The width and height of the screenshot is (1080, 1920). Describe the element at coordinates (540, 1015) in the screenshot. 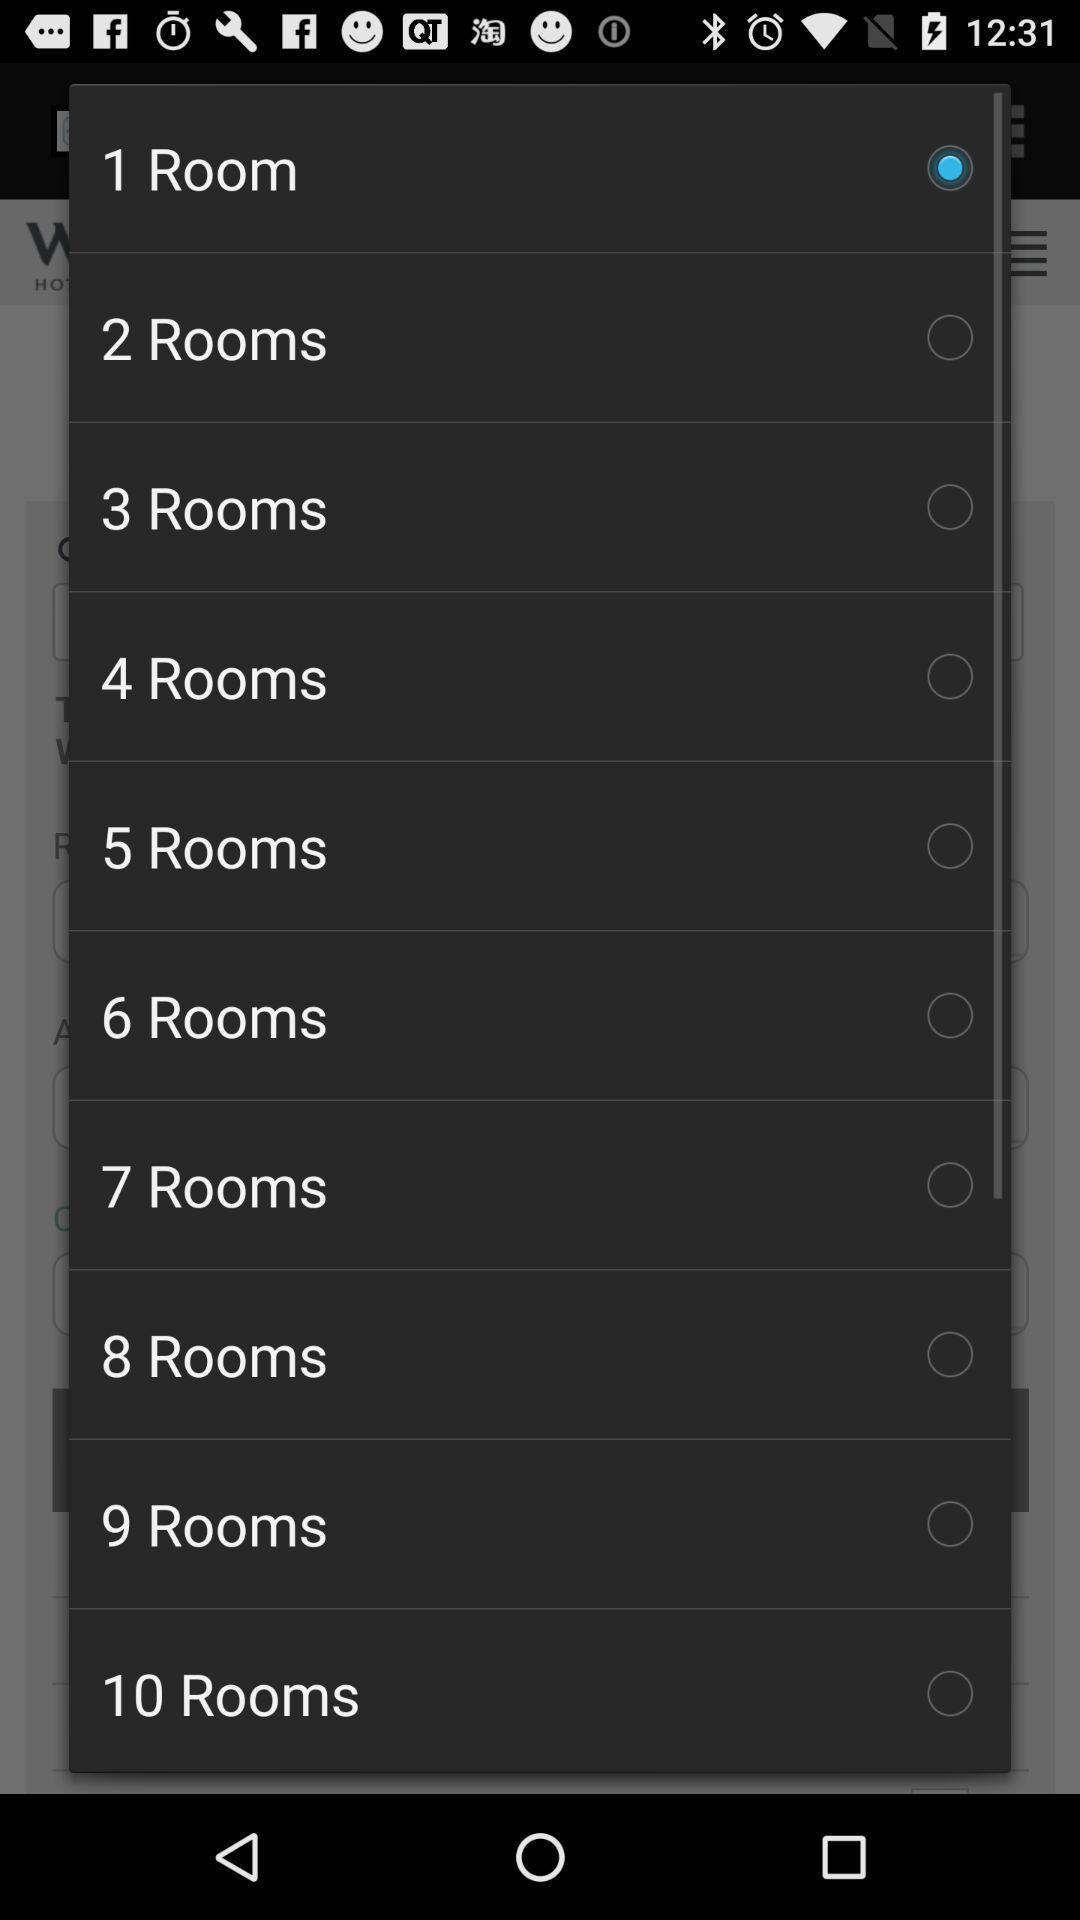

I see `icon below 5 rooms icon` at that location.